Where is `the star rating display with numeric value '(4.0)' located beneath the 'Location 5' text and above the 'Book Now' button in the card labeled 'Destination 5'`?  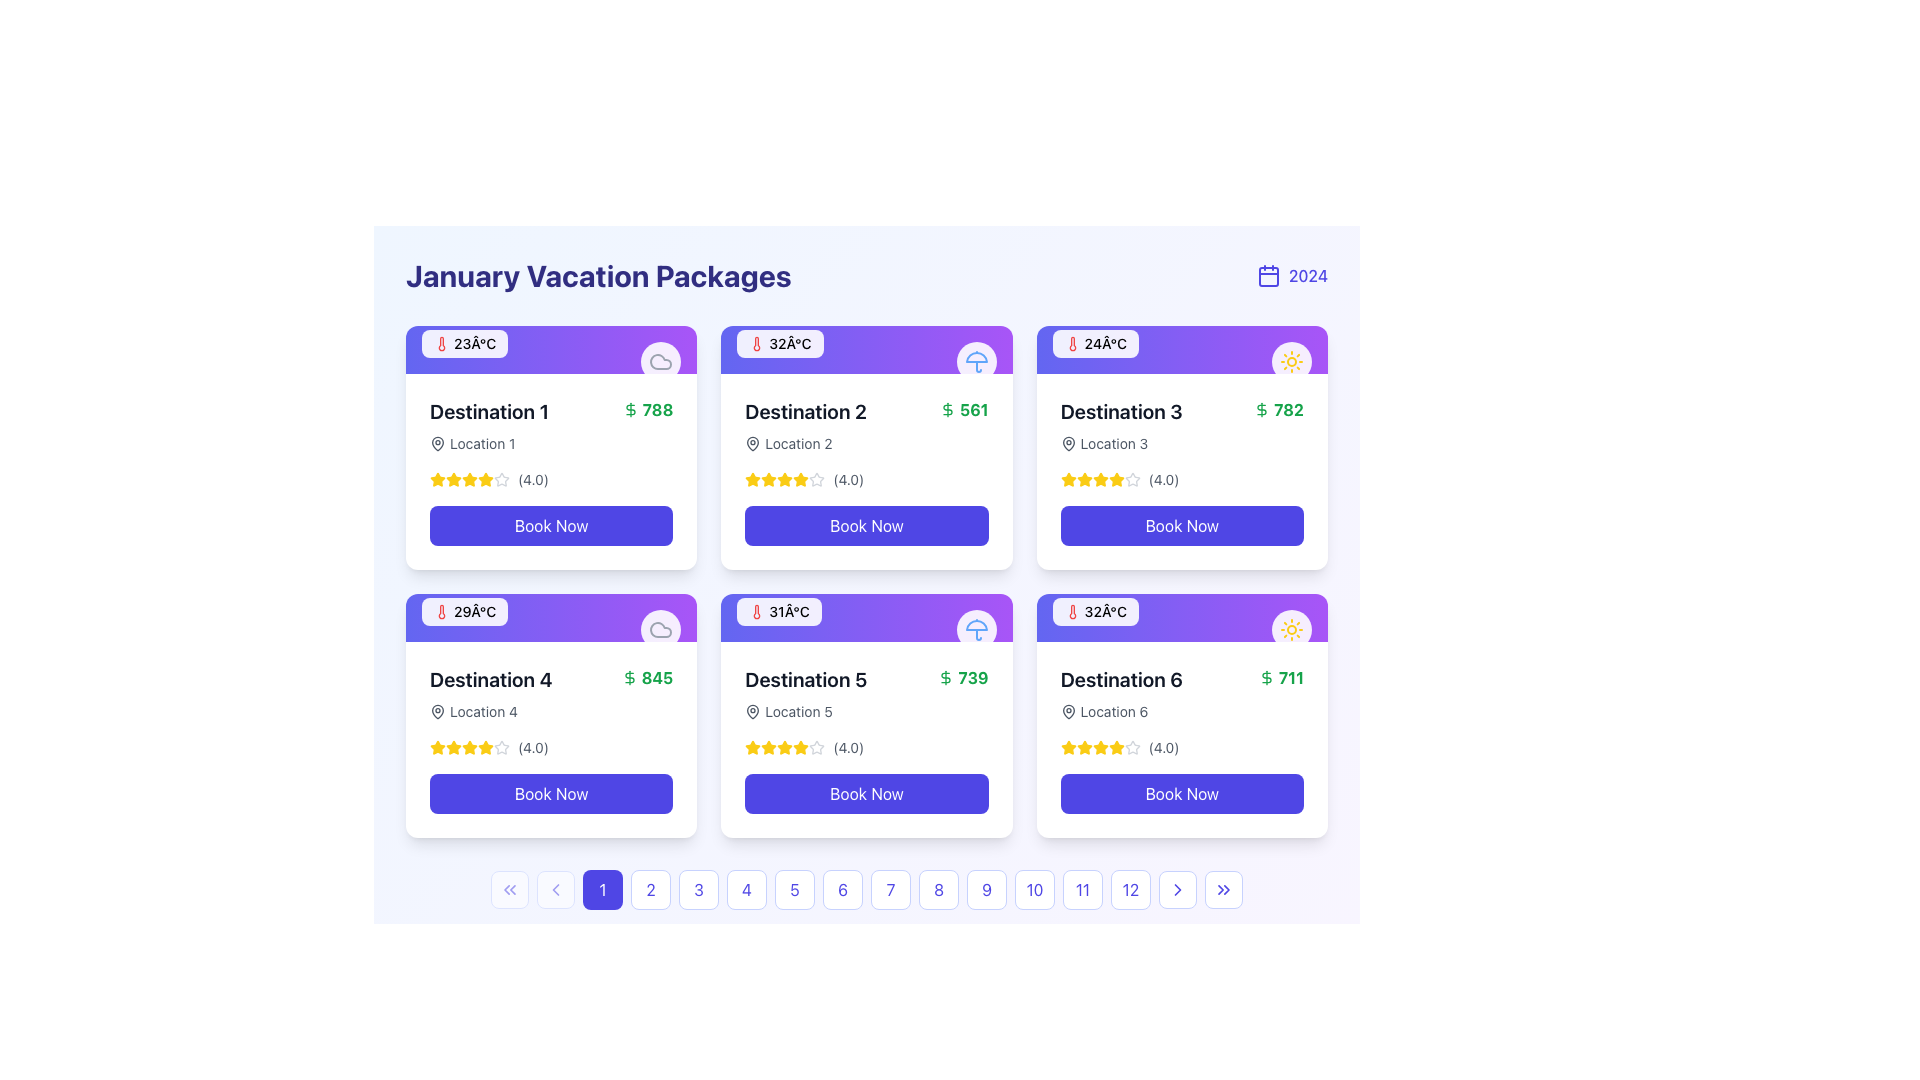
the star rating display with numeric value '(4.0)' located beneath the 'Location 5' text and above the 'Book Now' button in the card labeled 'Destination 5' is located at coordinates (867, 748).